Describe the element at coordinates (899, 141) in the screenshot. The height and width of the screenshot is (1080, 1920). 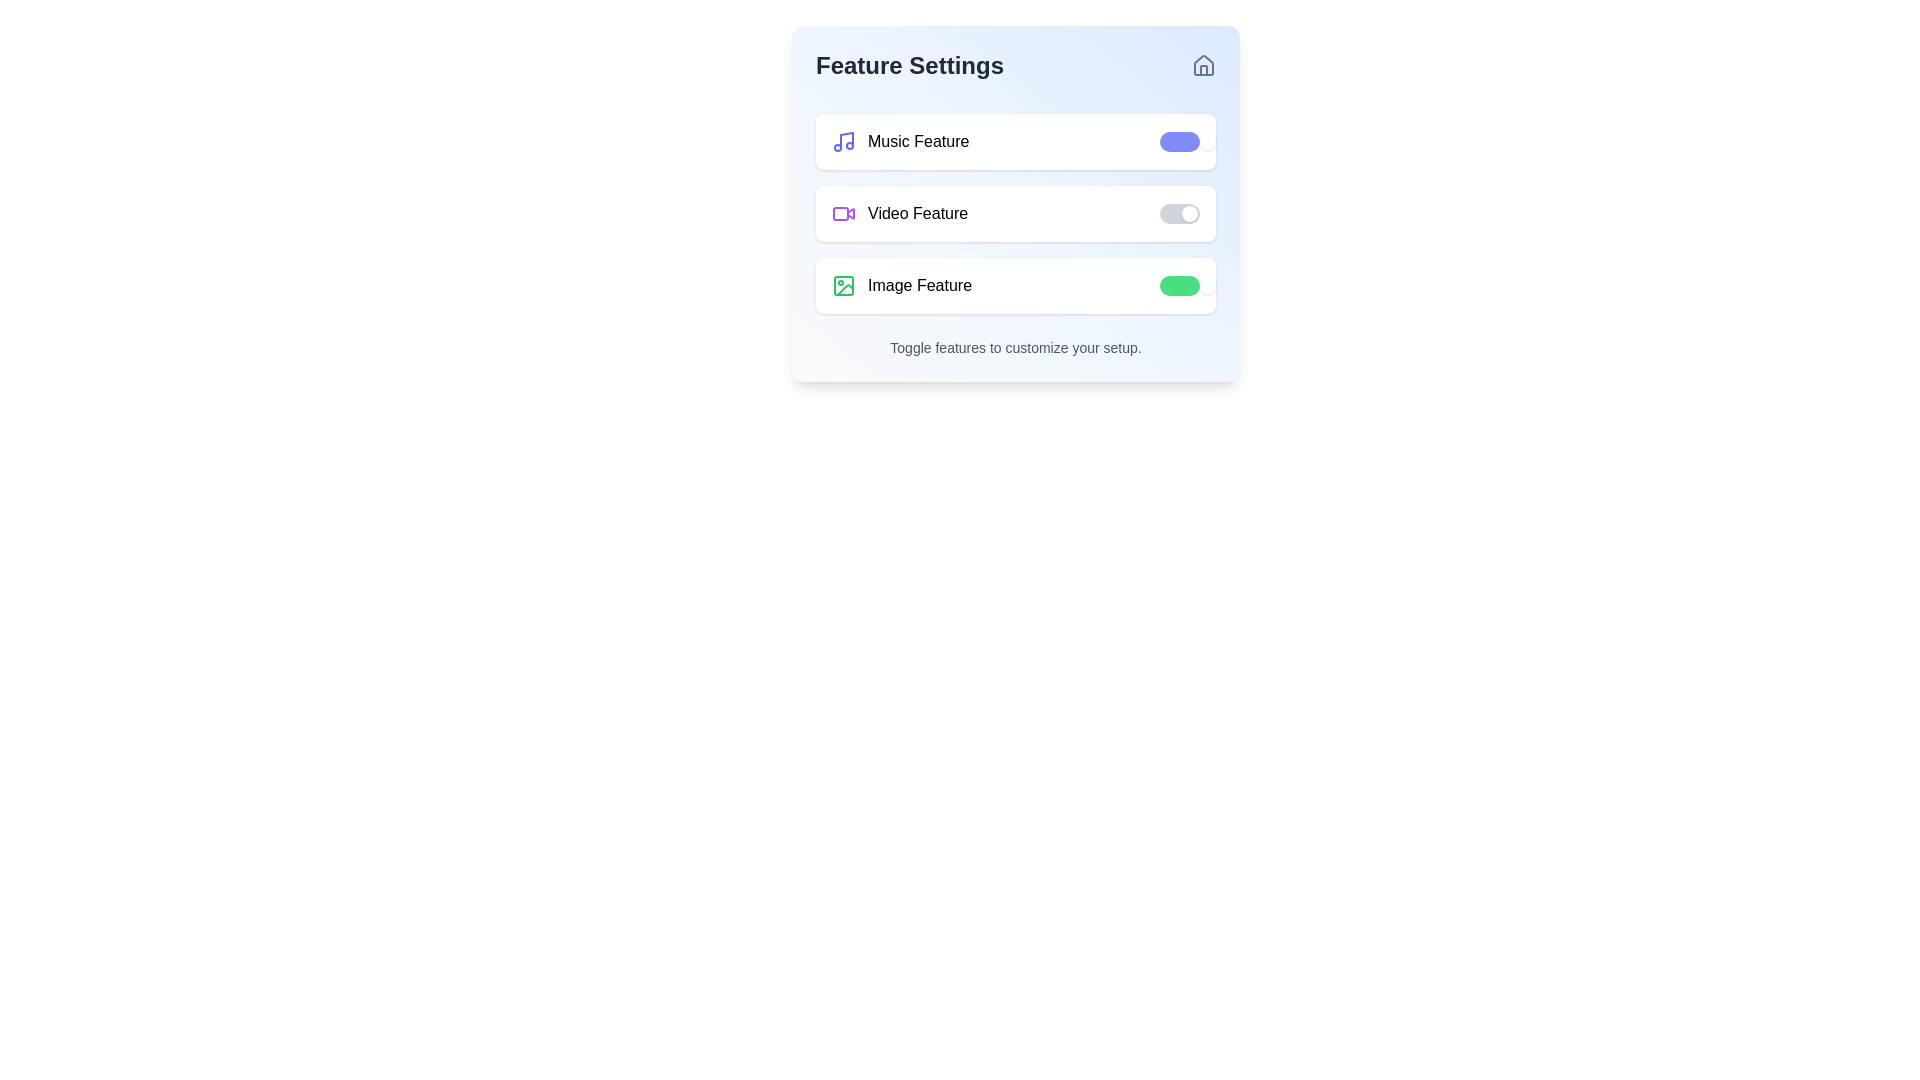
I see `the first feature toggle option label with an accompanying icon located at the top of the vertical list of settings options in the card` at that location.